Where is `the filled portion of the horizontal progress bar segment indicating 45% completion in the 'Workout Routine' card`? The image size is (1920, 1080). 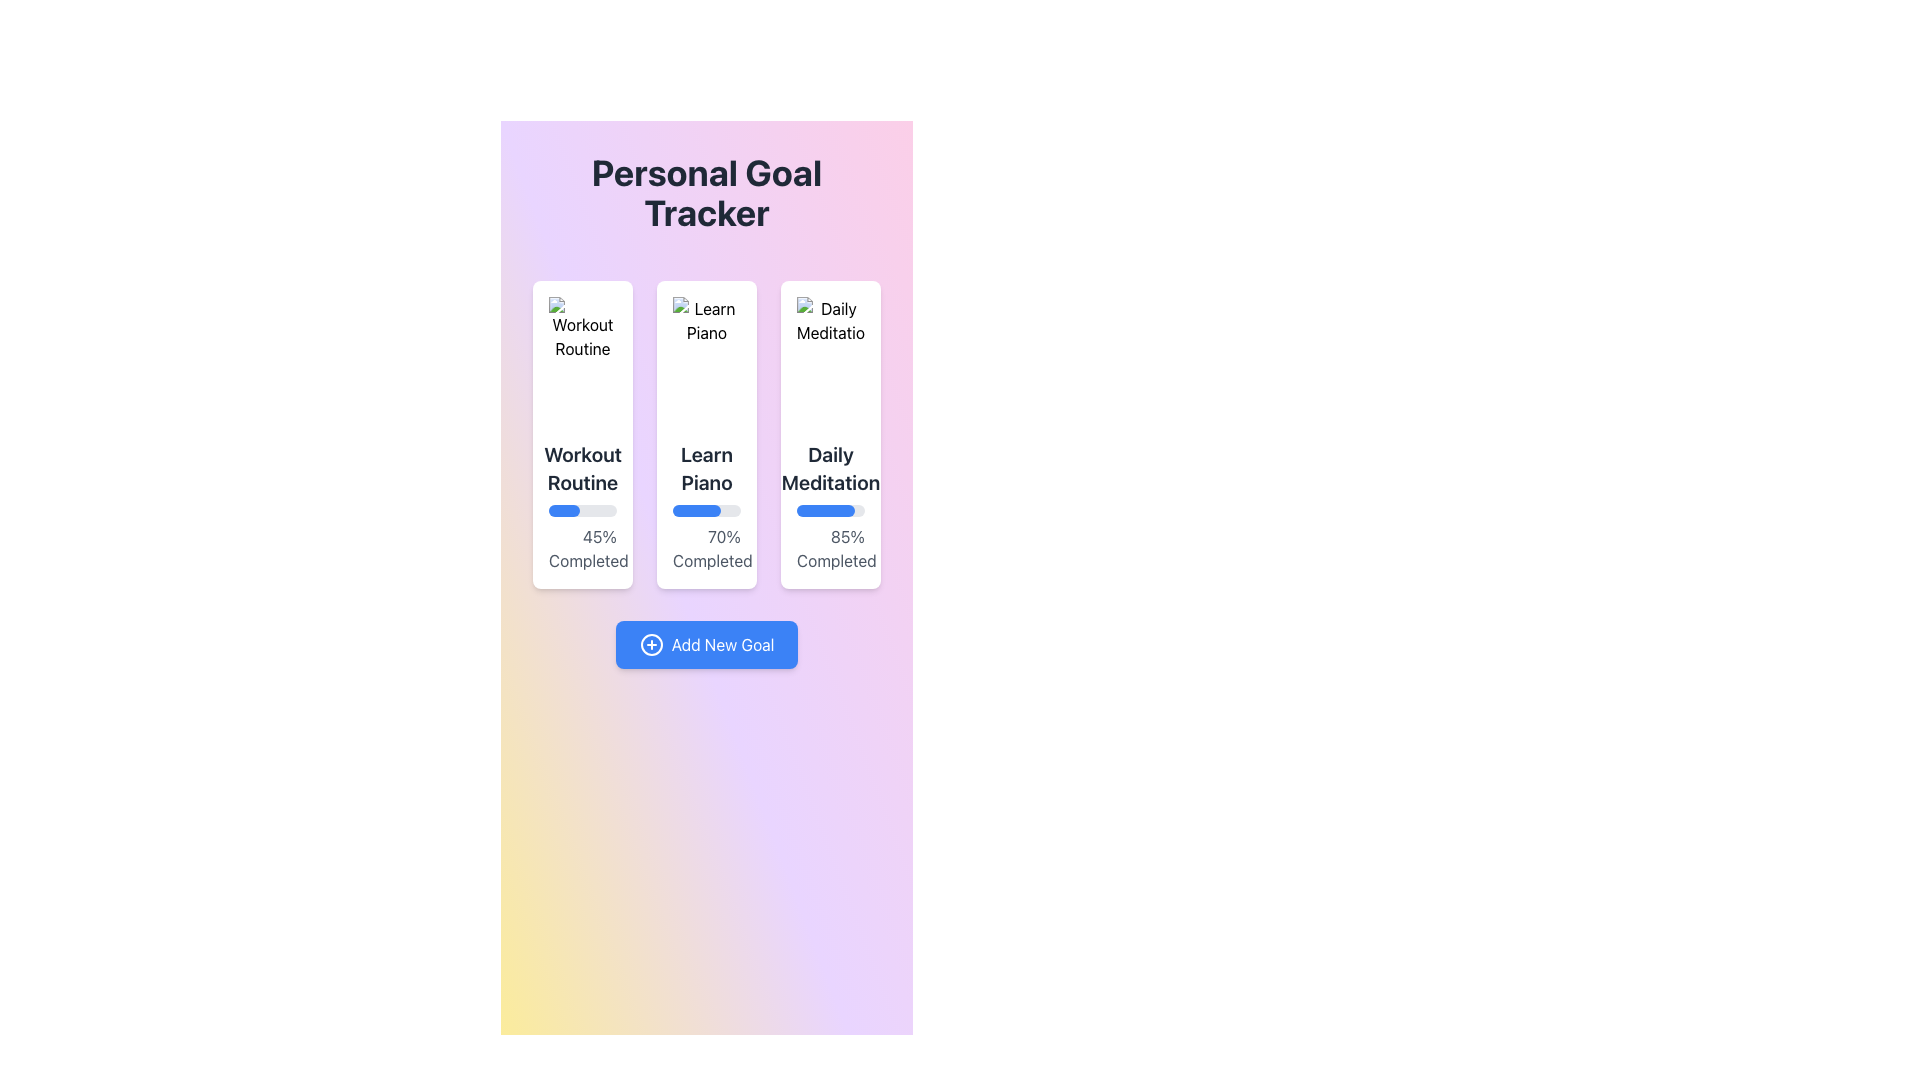 the filled portion of the horizontal progress bar segment indicating 45% completion in the 'Workout Routine' card is located at coordinates (563, 509).